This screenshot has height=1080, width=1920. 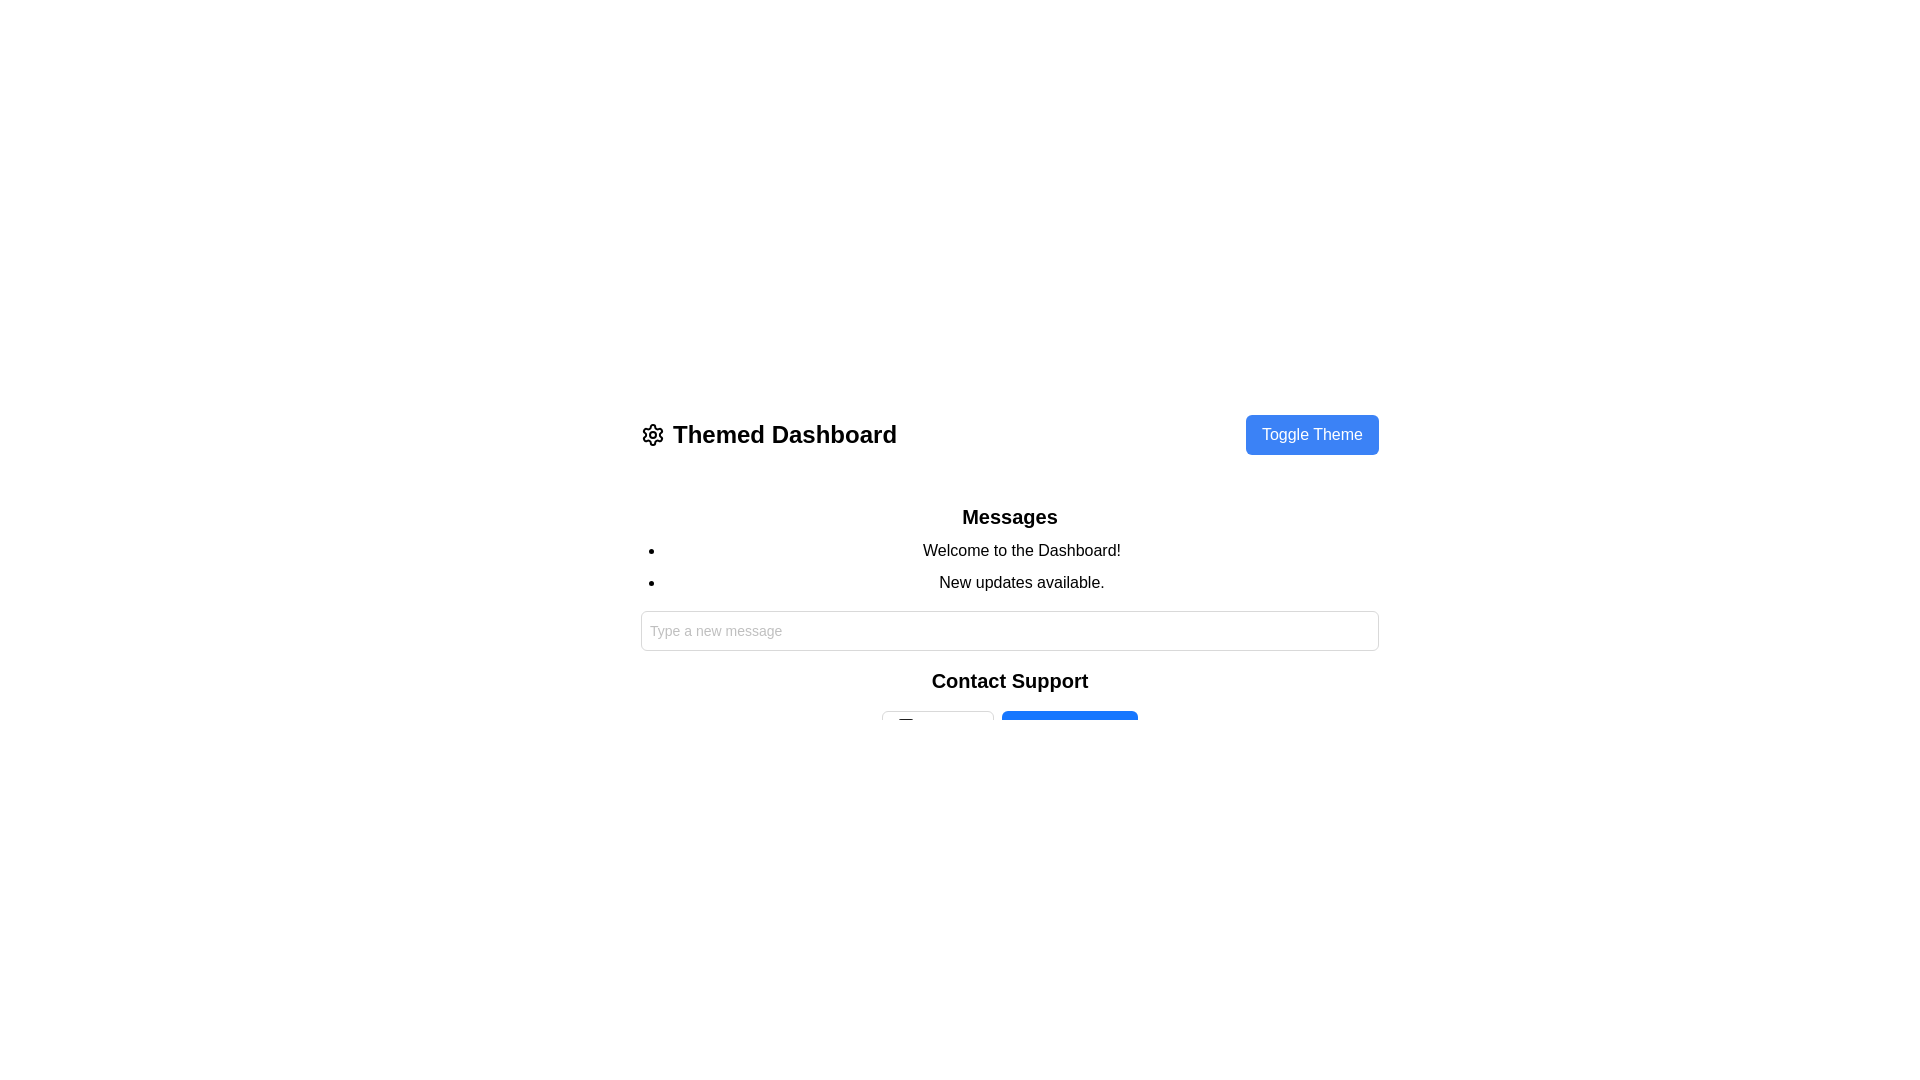 What do you see at coordinates (1022, 582) in the screenshot?
I see `the text label stating 'New updates available' which is the second item in the bulleted list under the 'Messages' header` at bounding box center [1022, 582].